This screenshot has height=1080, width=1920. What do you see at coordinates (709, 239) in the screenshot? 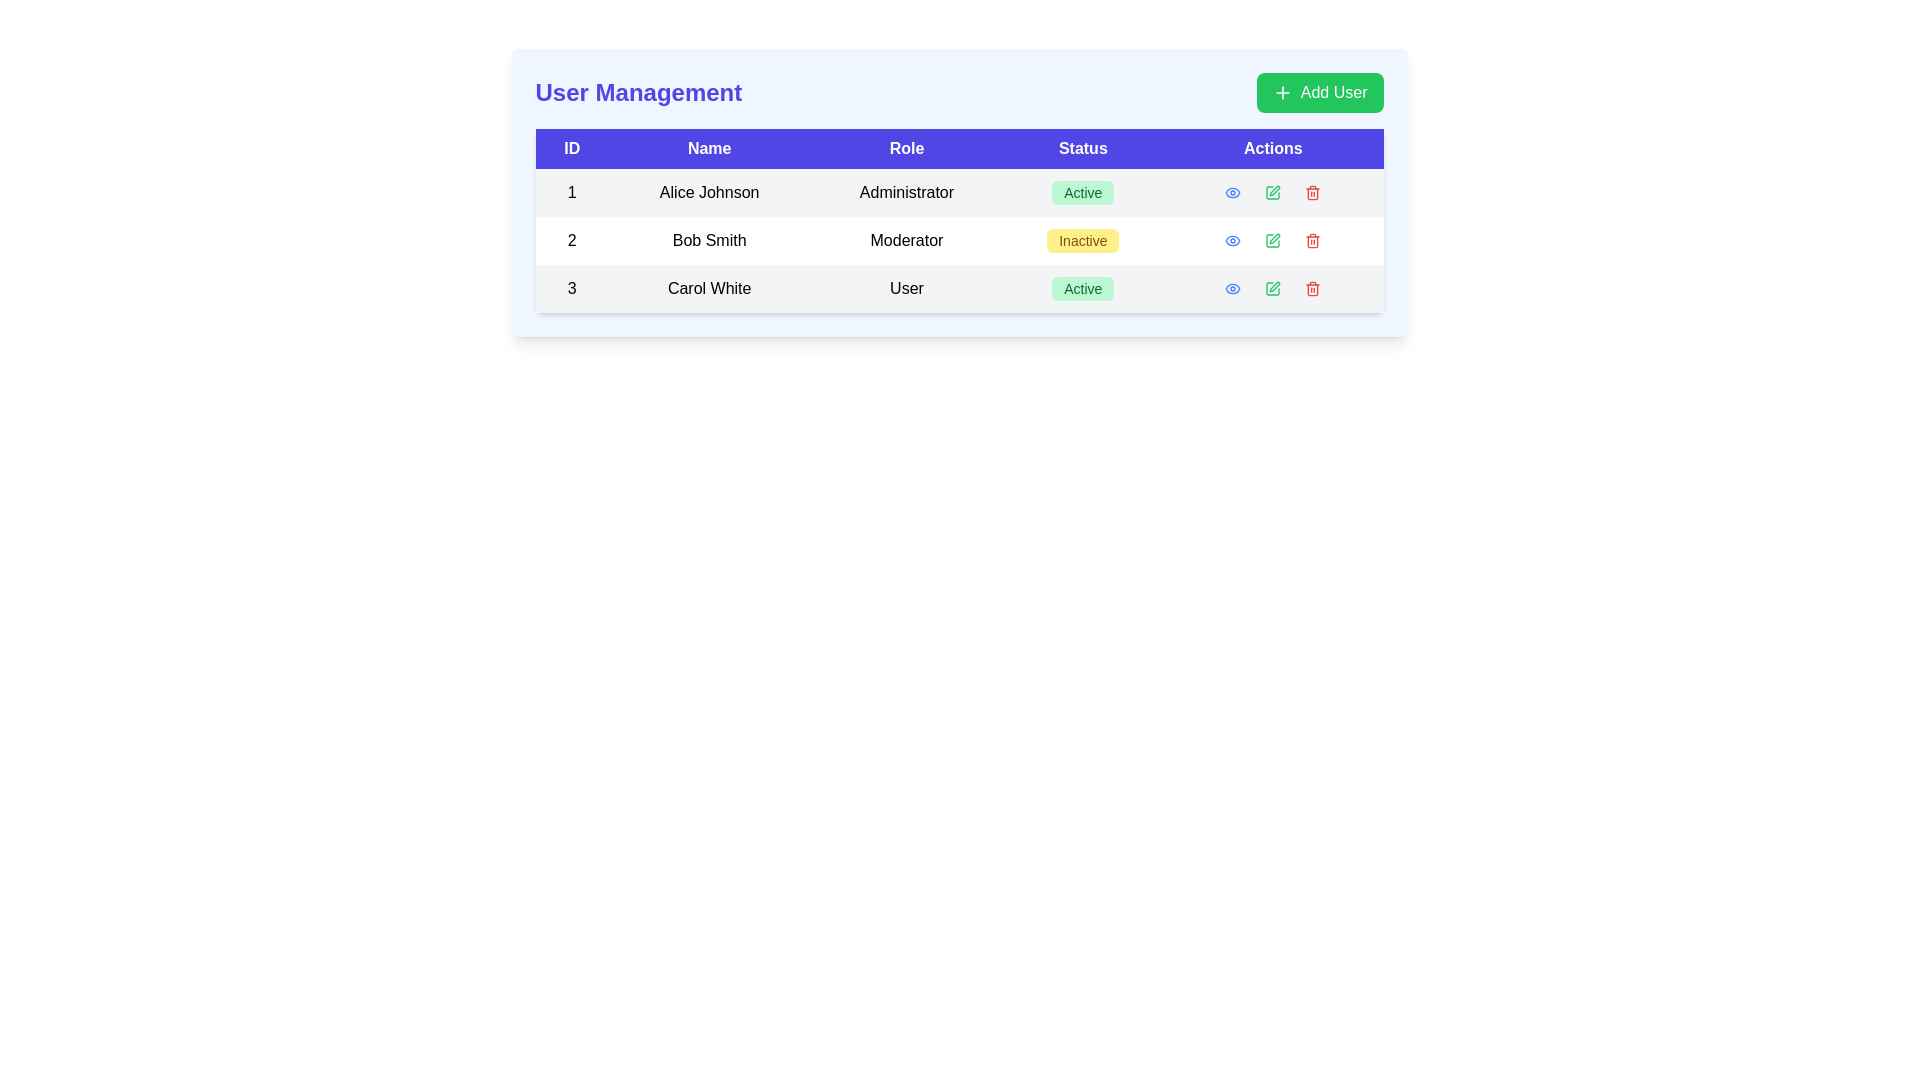
I see `the text label displaying the user's name located in the second row of the user management table under the 'Name' column, adjacent to the 'Moderator' role and 'Inactive' status to check for interaction effects` at bounding box center [709, 239].